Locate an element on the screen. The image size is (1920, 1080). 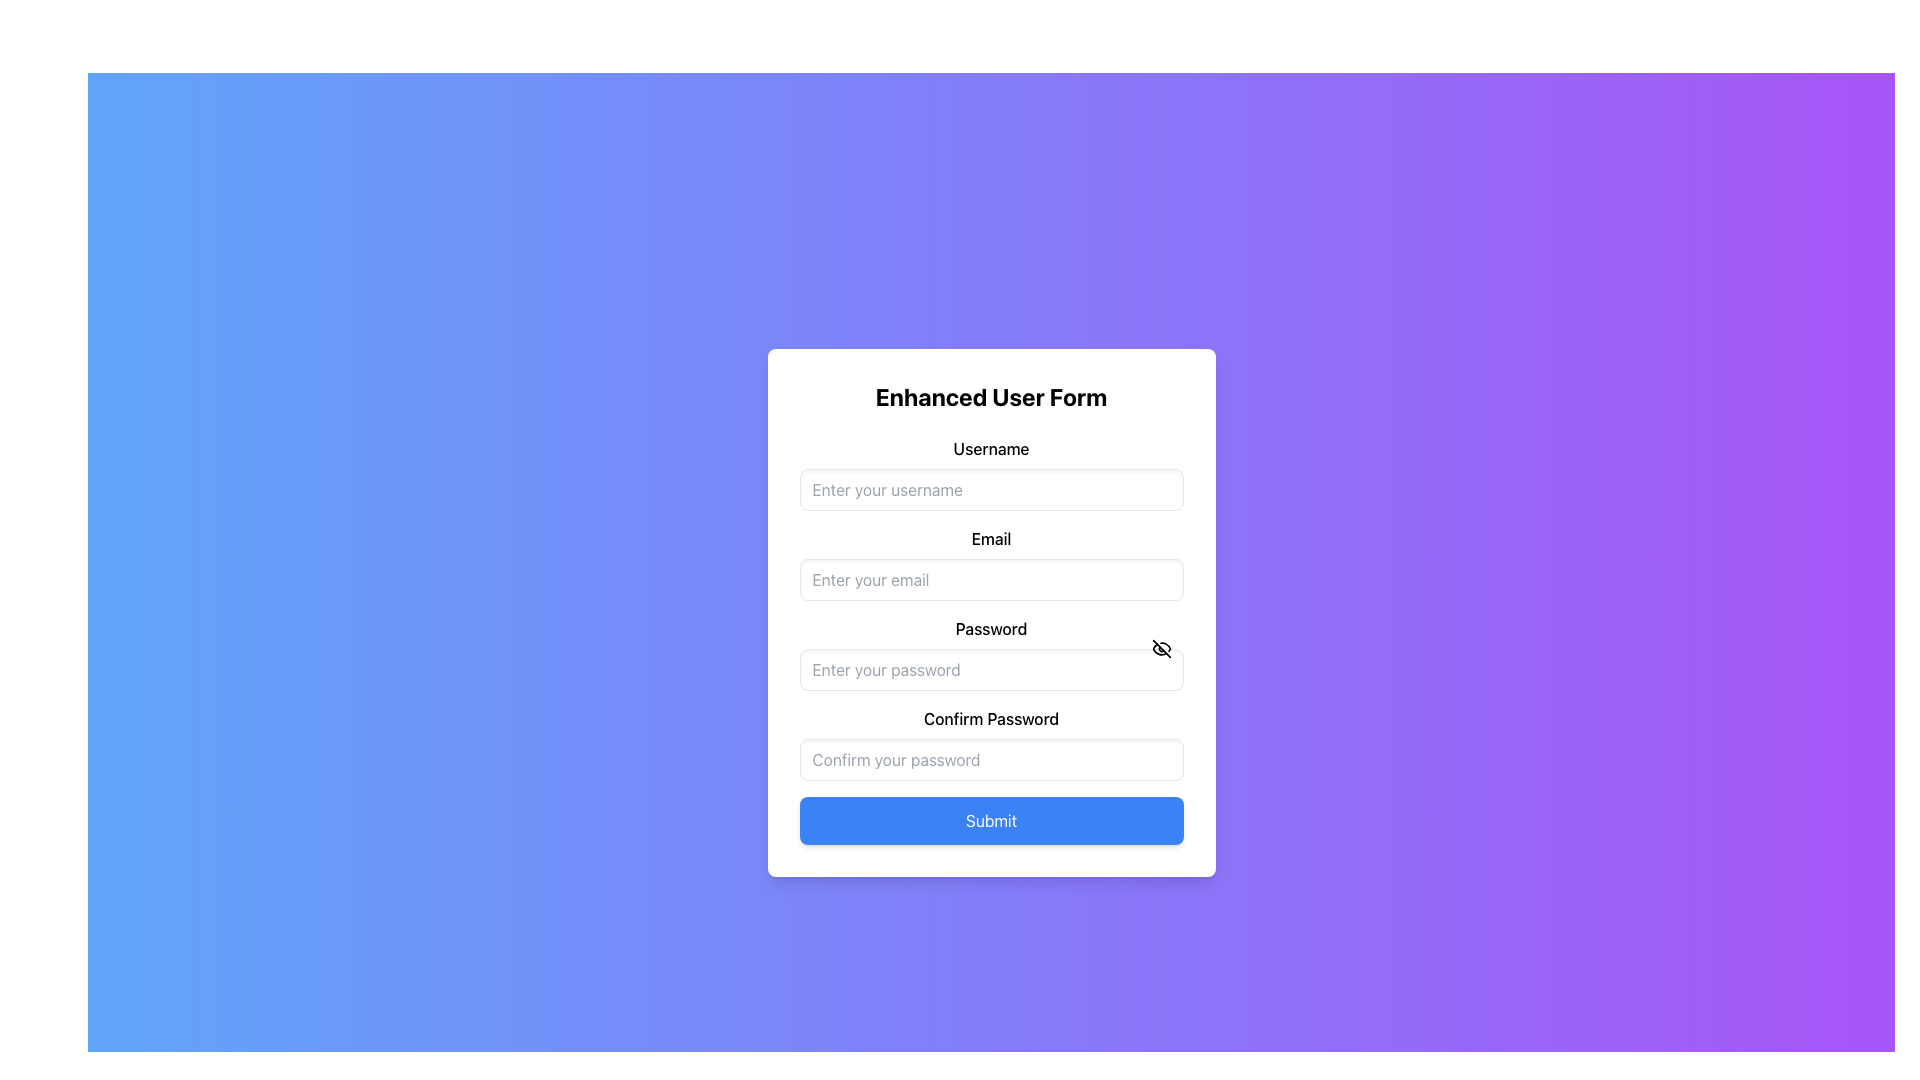
the label for the password confirmation input field, which is positioned beneath the 'Password' field and above the 'Submit' button is located at coordinates (991, 717).